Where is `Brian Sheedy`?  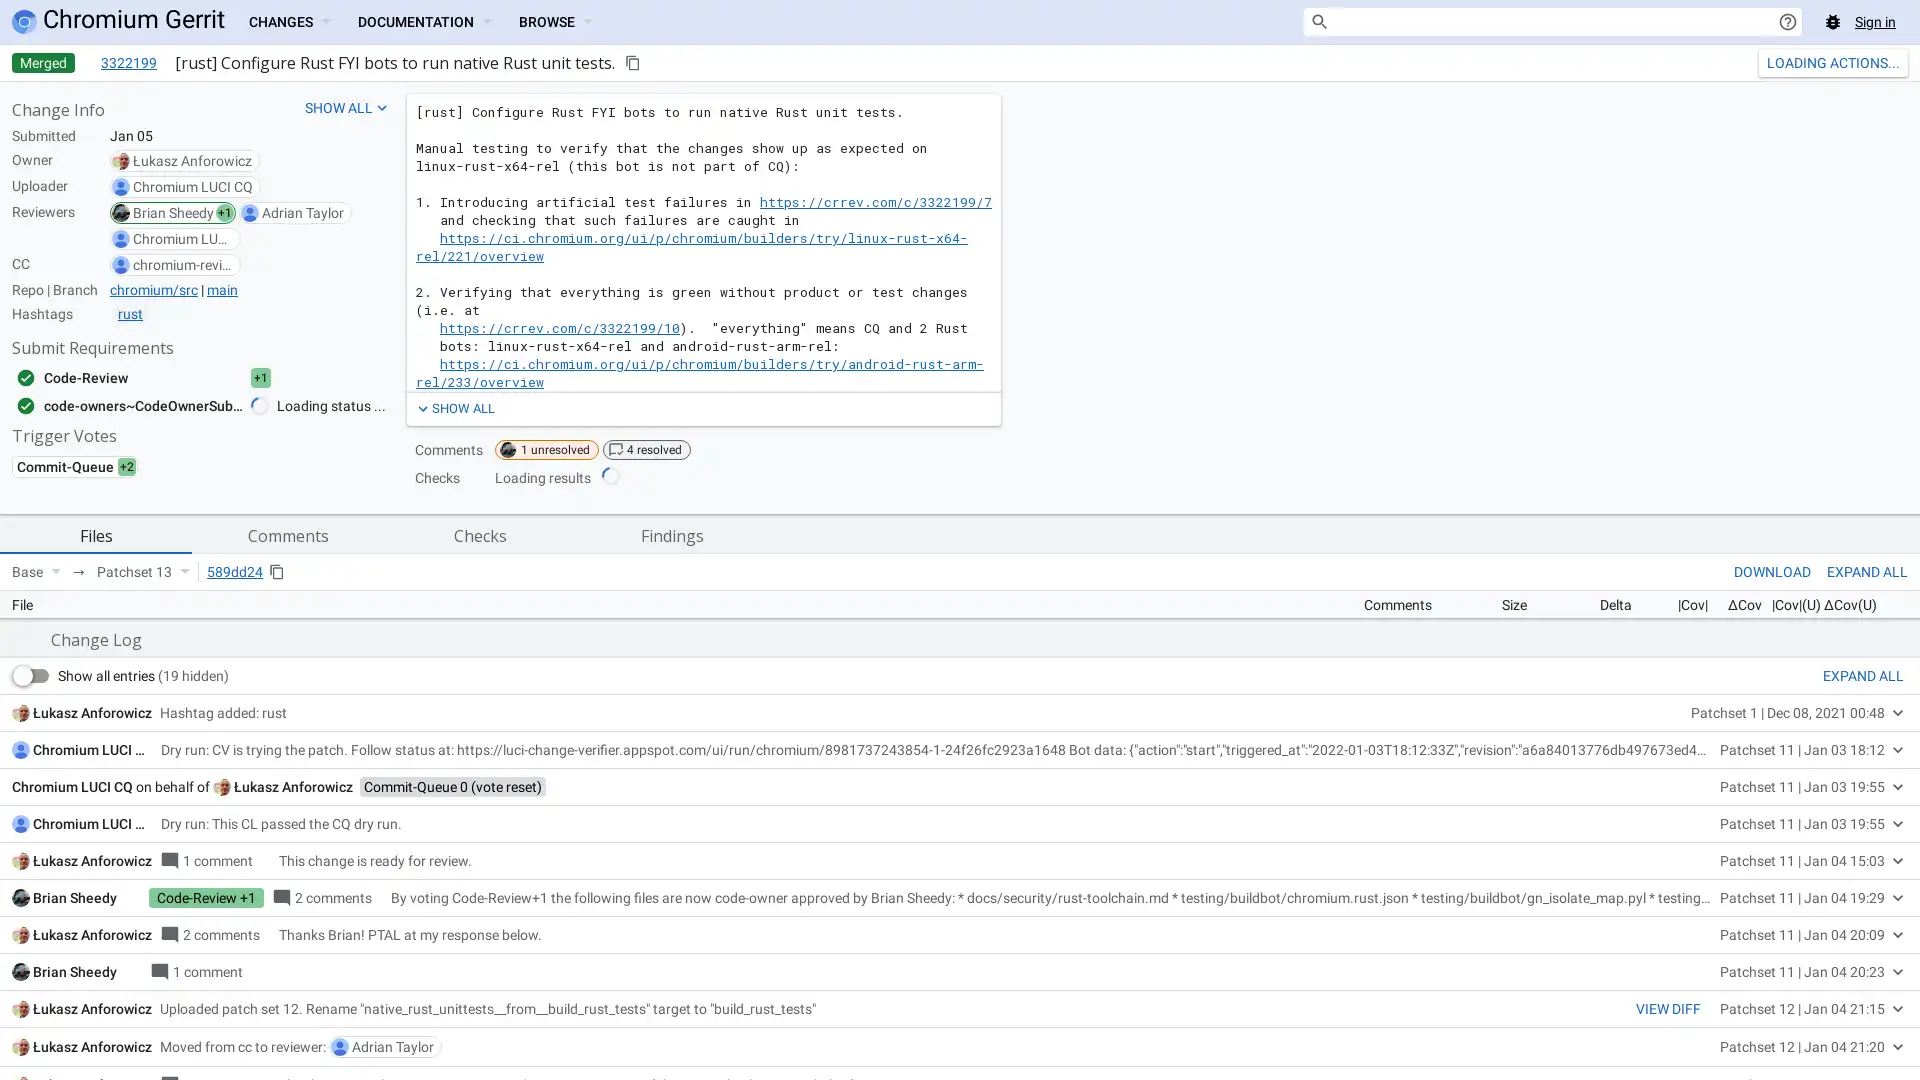 Brian Sheedy is located at coordinates (173, 212).